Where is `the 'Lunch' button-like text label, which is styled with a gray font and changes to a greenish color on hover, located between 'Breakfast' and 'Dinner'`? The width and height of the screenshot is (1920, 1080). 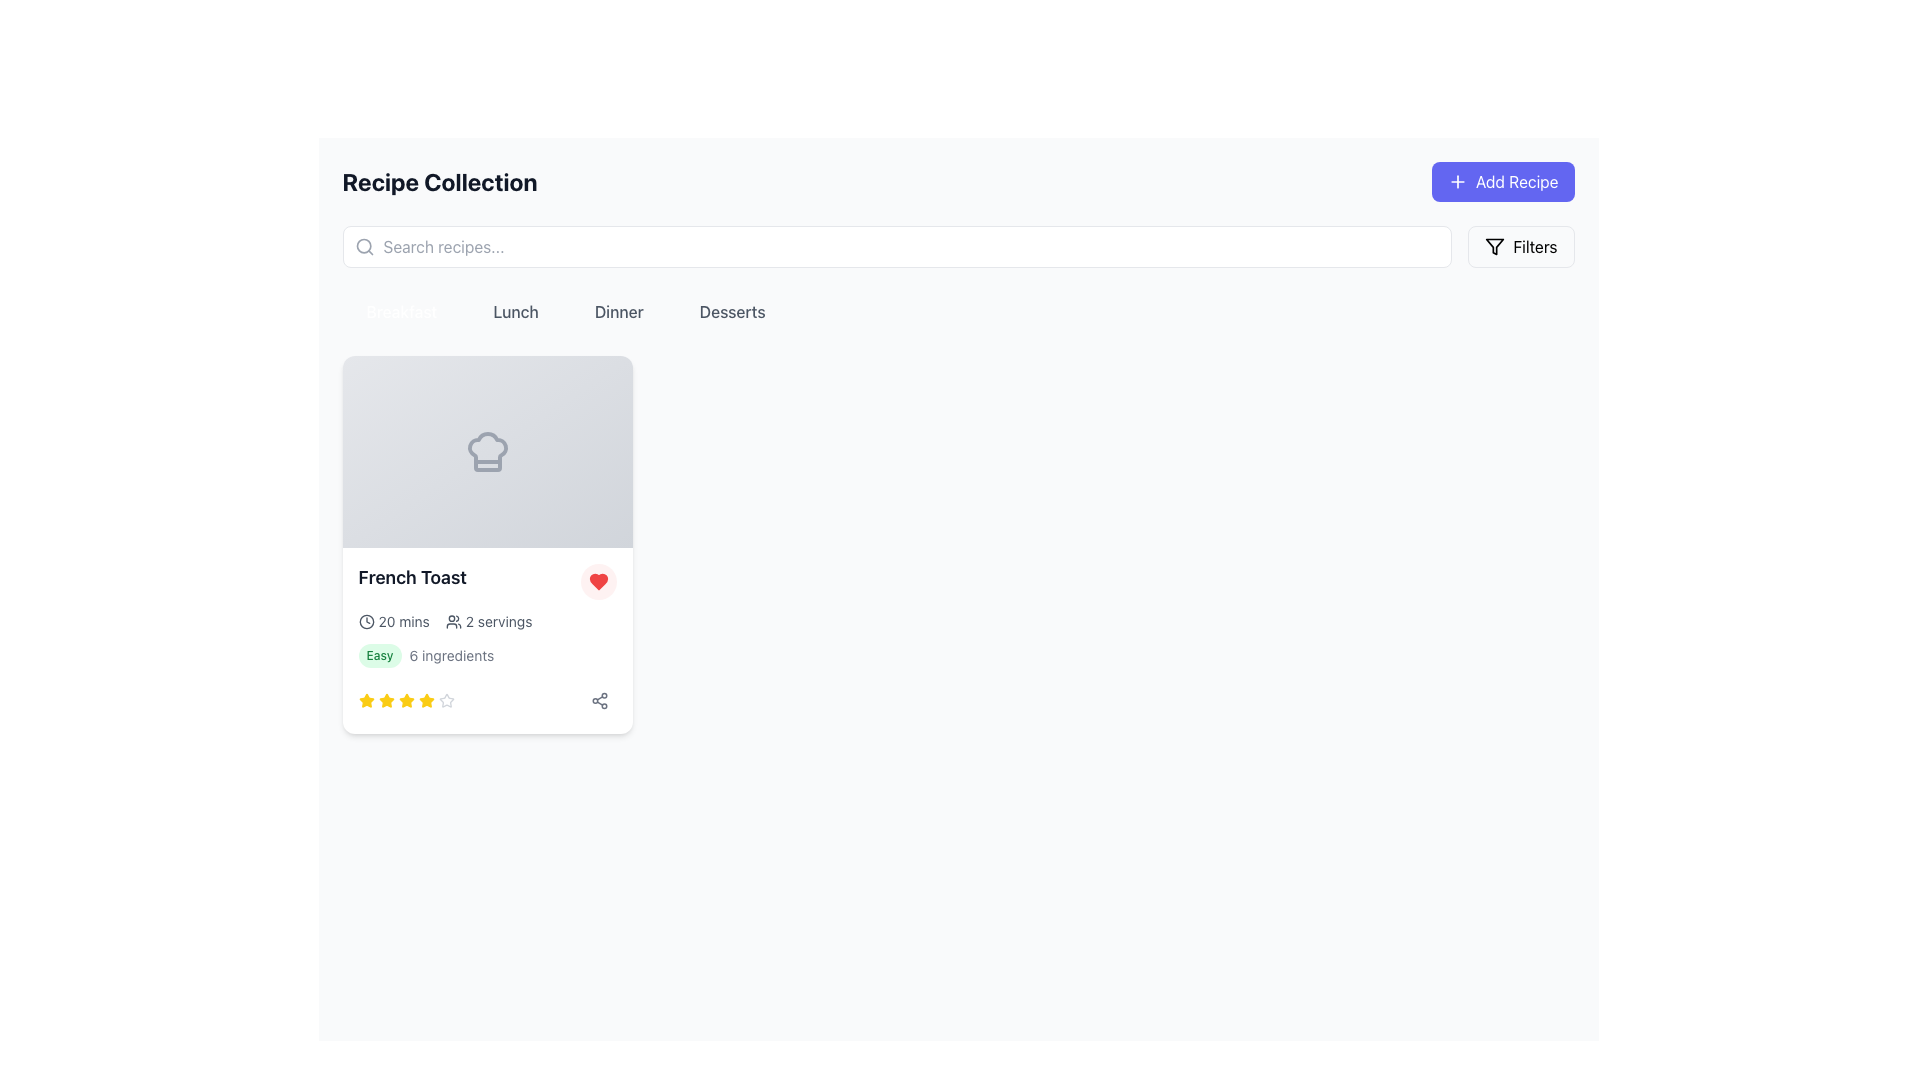
the 'Lunch' button-like text label, which is styled with a gray font and changes to a greenish color on hover, located between 'Breakfast' and 'Dinner' is located at coordinates (516, 312).